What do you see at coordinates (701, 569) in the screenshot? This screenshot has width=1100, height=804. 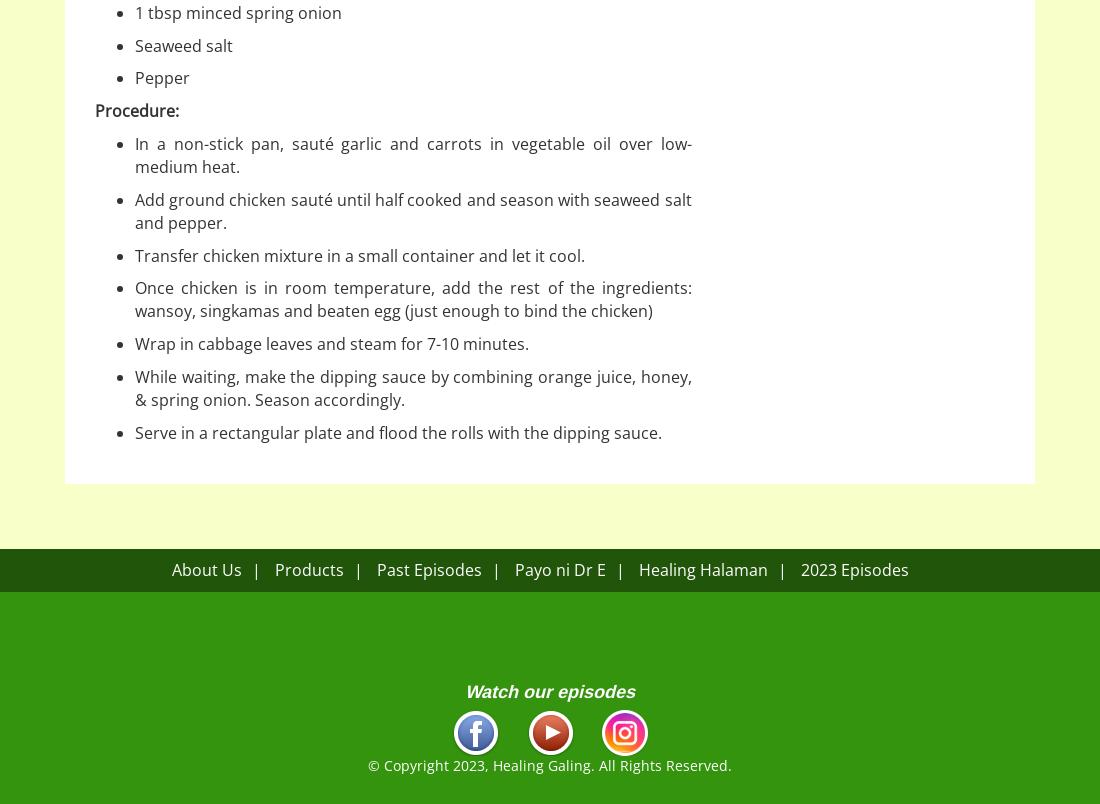 I see `'Healing Halaman'` at bounding box center [701, 569].